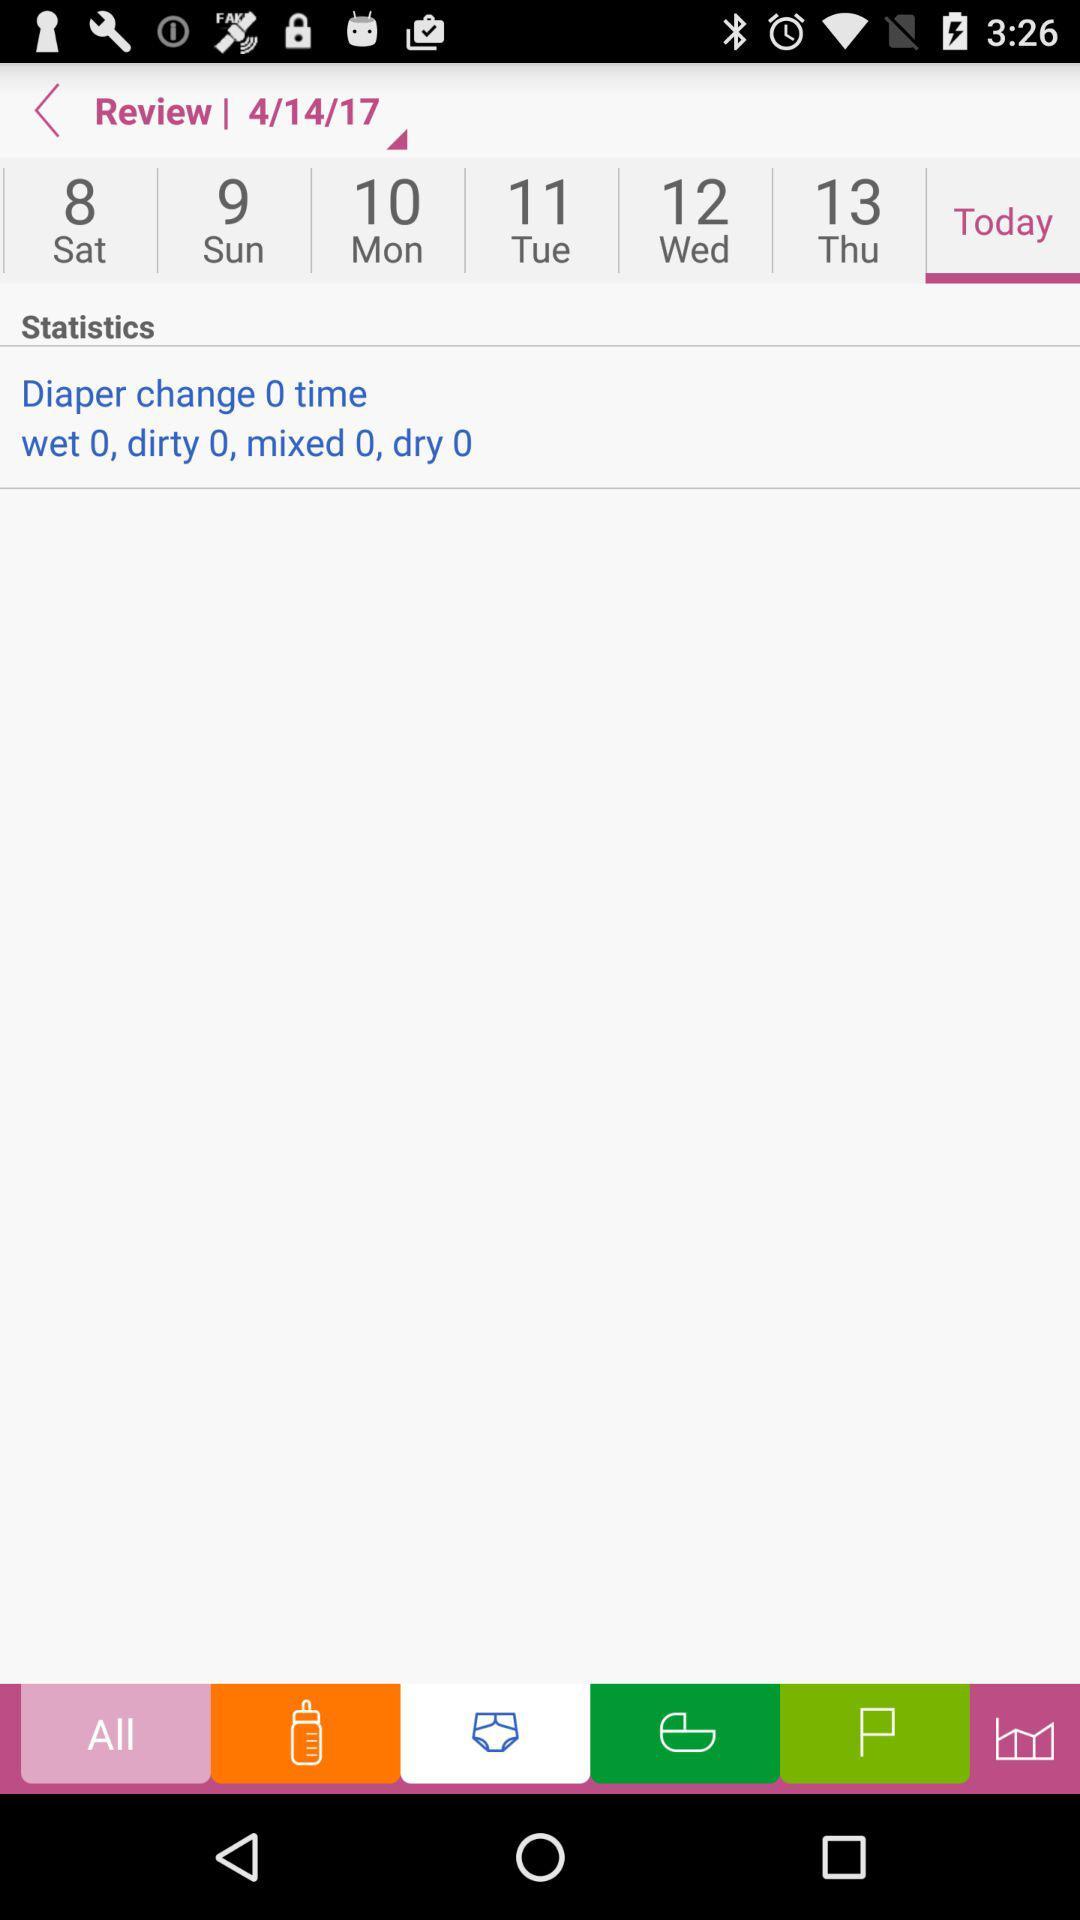  Describe the element at coordinates (46, 109) in the screenshot. I see `item to the left of review` at that location.